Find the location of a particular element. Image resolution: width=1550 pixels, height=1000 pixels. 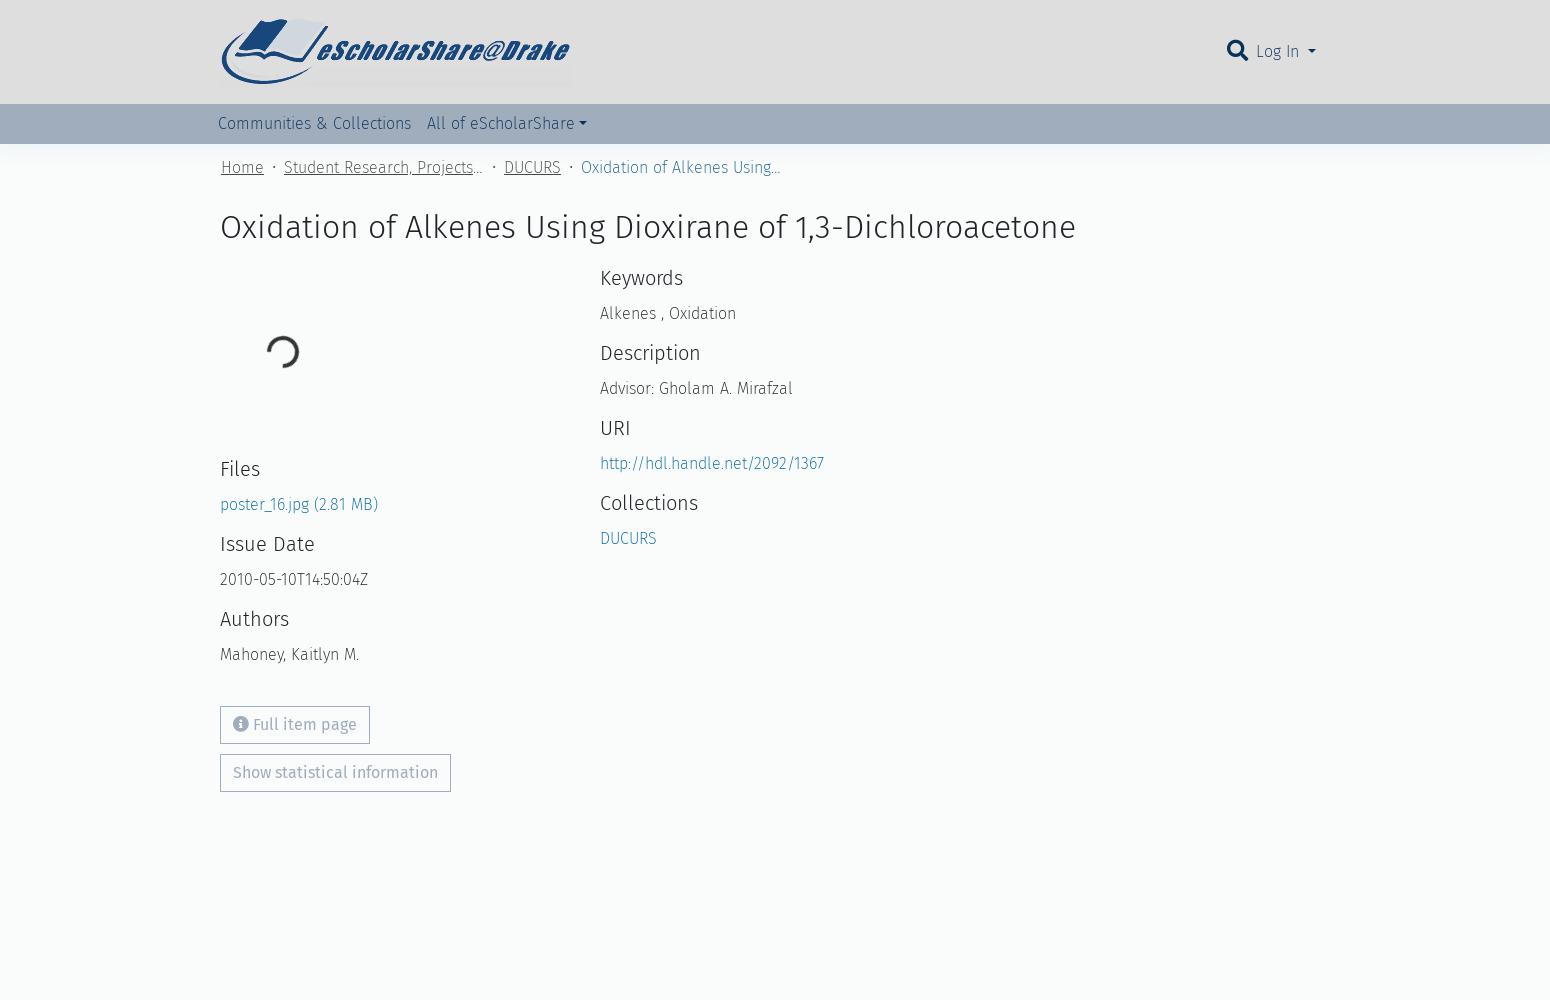

',' is located at coordinates (661, 312).